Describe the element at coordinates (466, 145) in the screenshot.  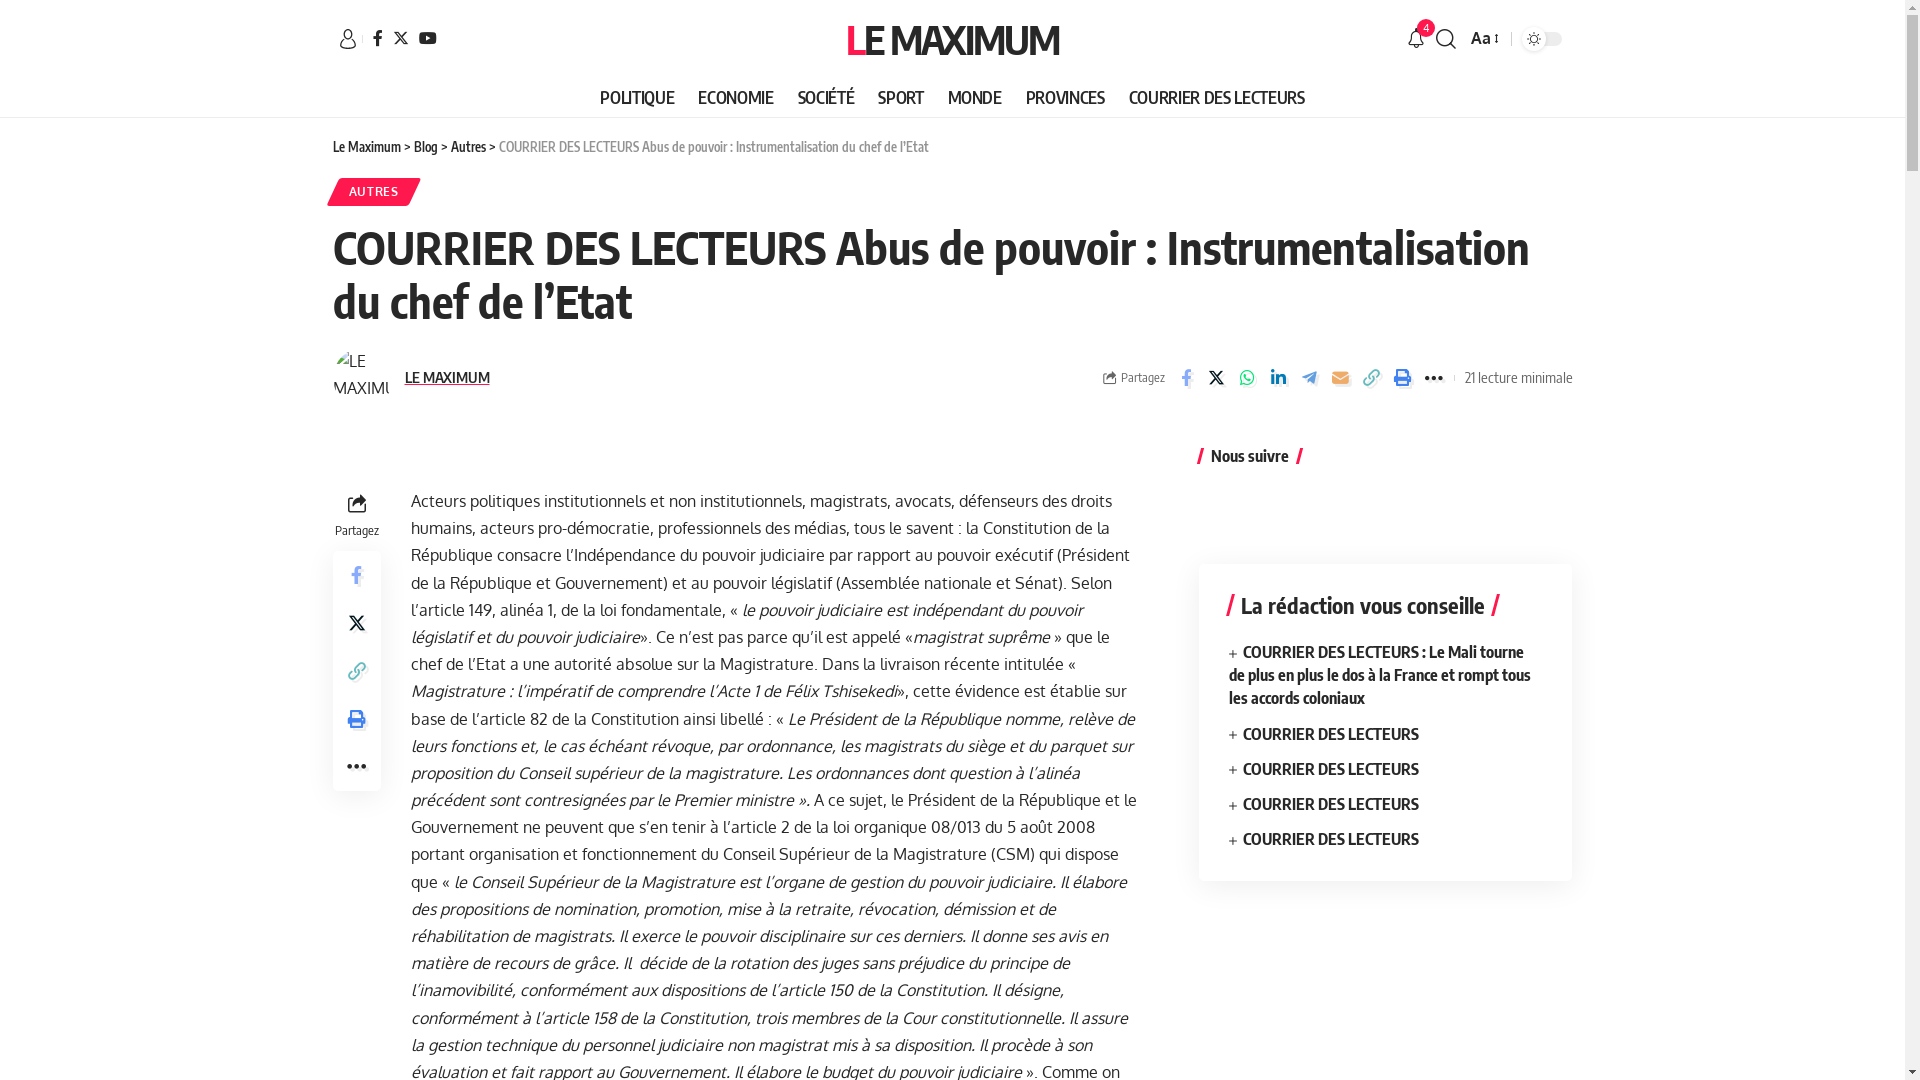
I see `'Autres'` at that location.